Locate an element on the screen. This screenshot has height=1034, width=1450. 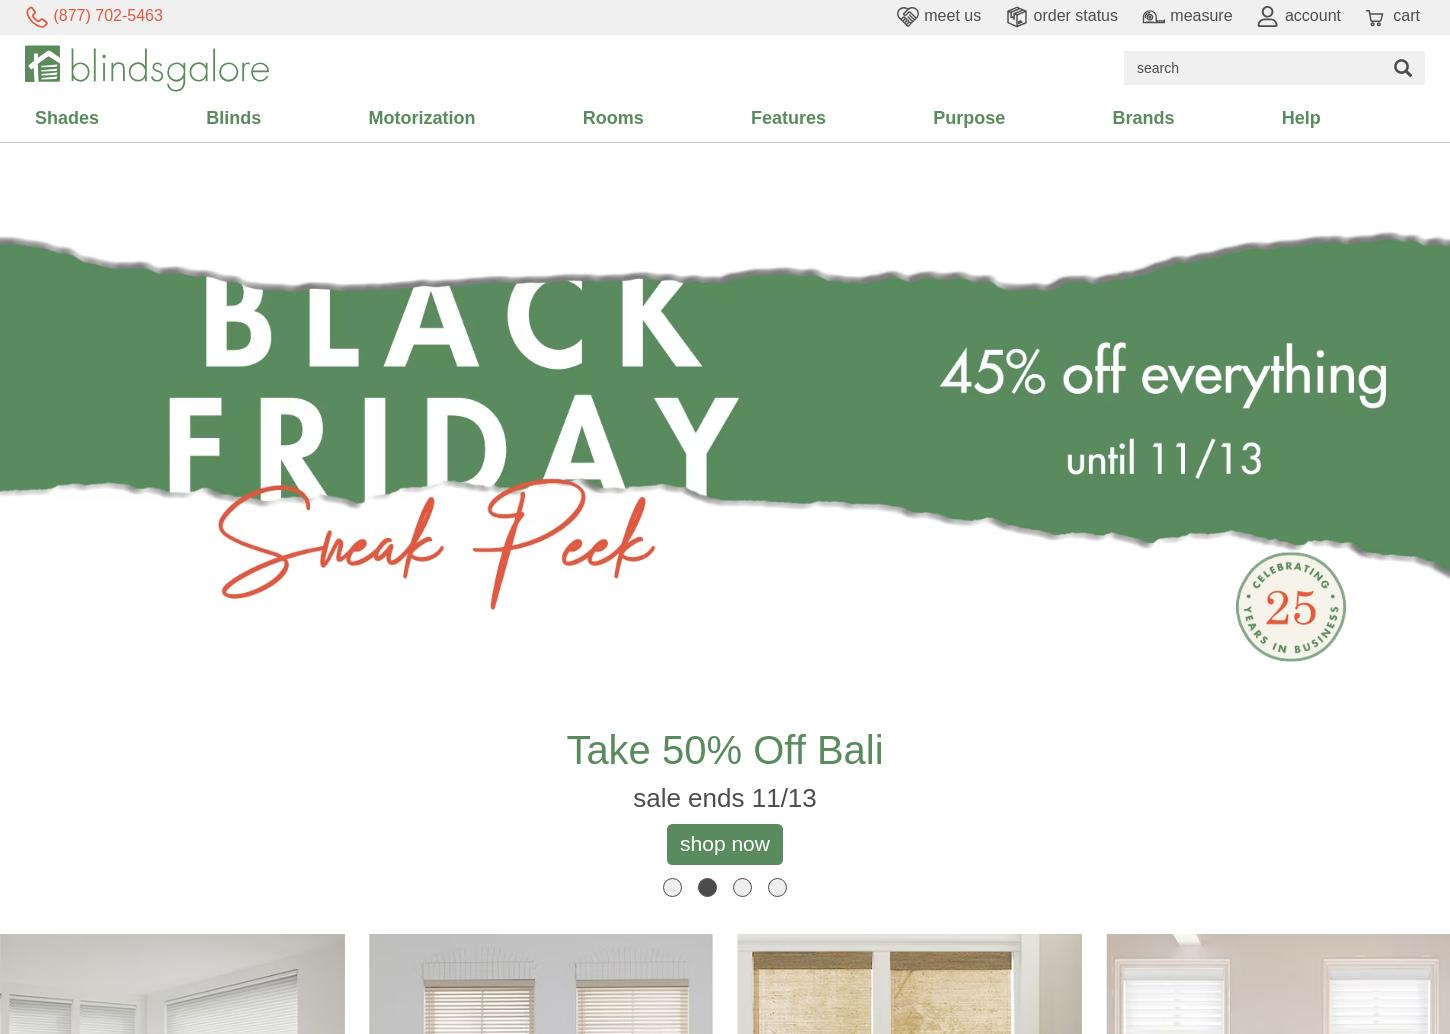
'account' is located at coordinates (1309, 15).